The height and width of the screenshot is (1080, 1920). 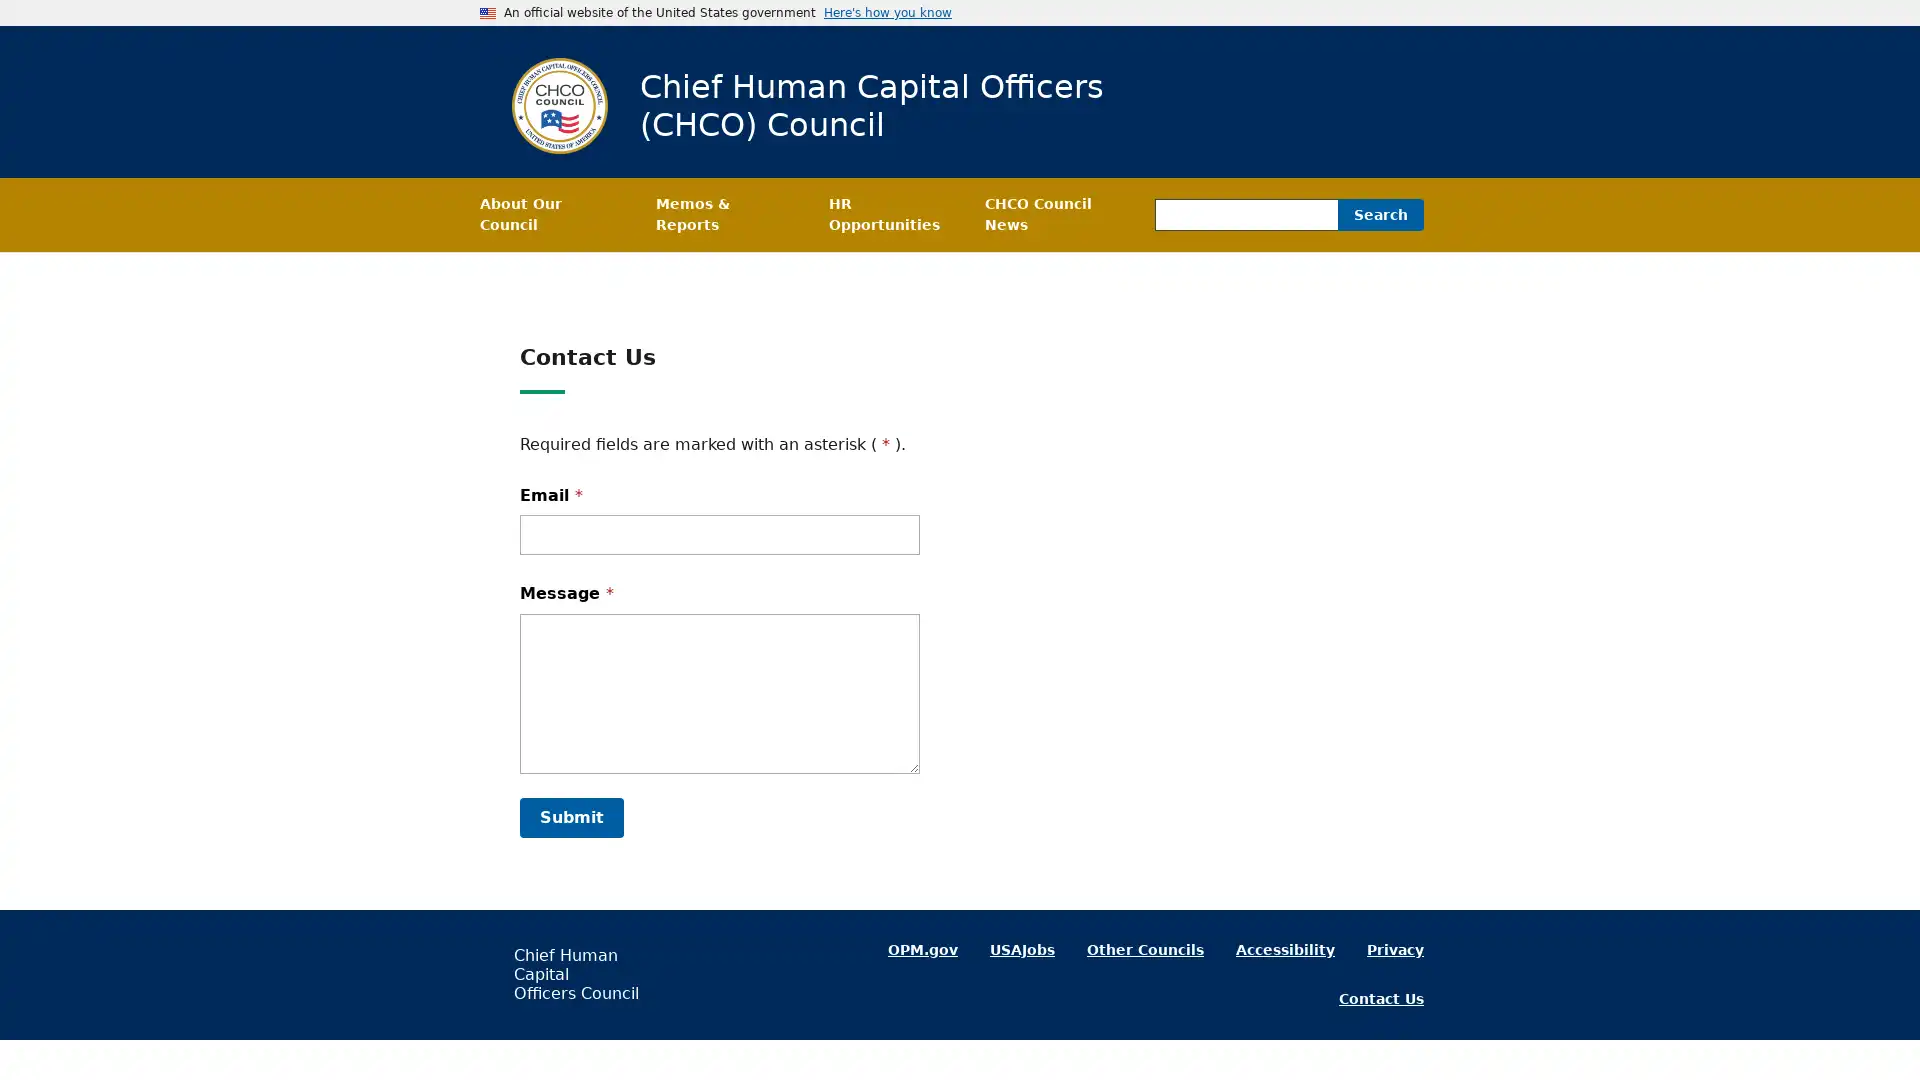 I want to click on Memos & Reports, so click(x=724, y=215).